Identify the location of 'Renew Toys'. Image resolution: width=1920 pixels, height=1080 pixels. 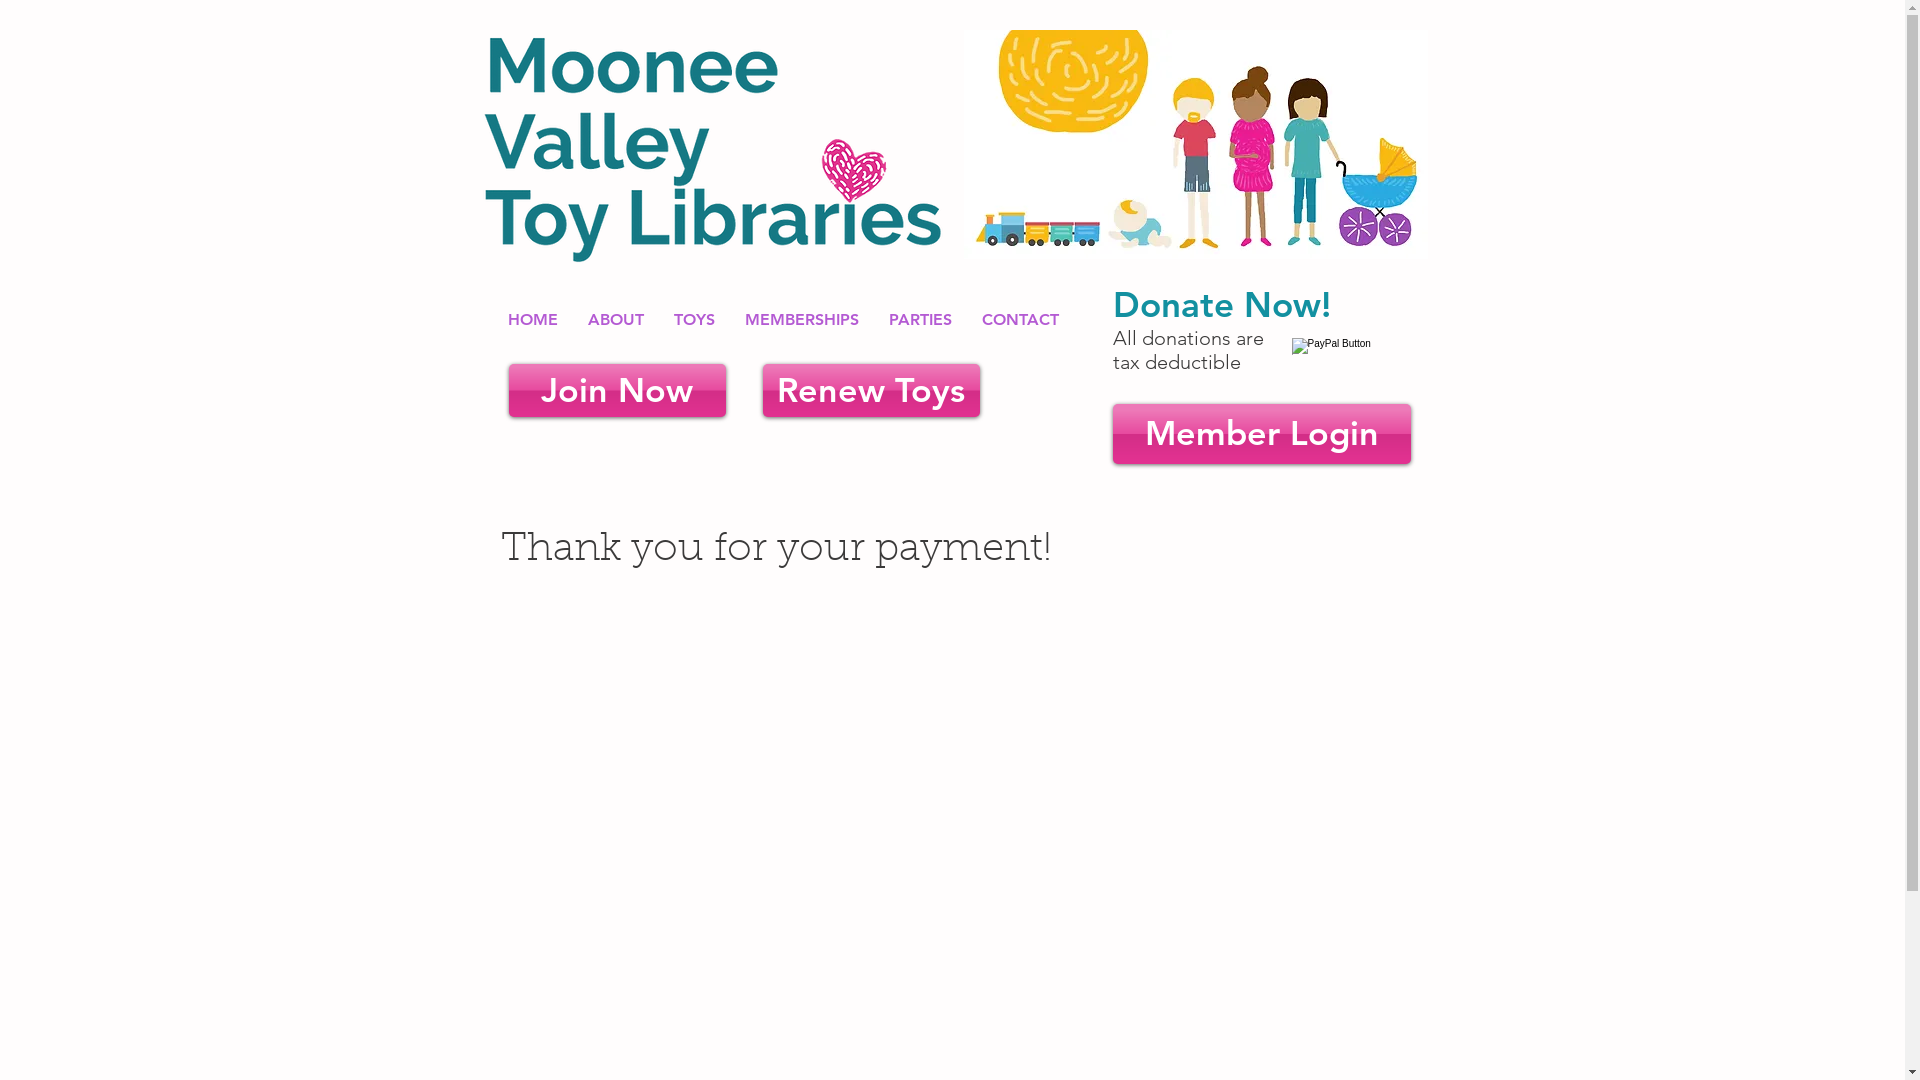
(870, 390).